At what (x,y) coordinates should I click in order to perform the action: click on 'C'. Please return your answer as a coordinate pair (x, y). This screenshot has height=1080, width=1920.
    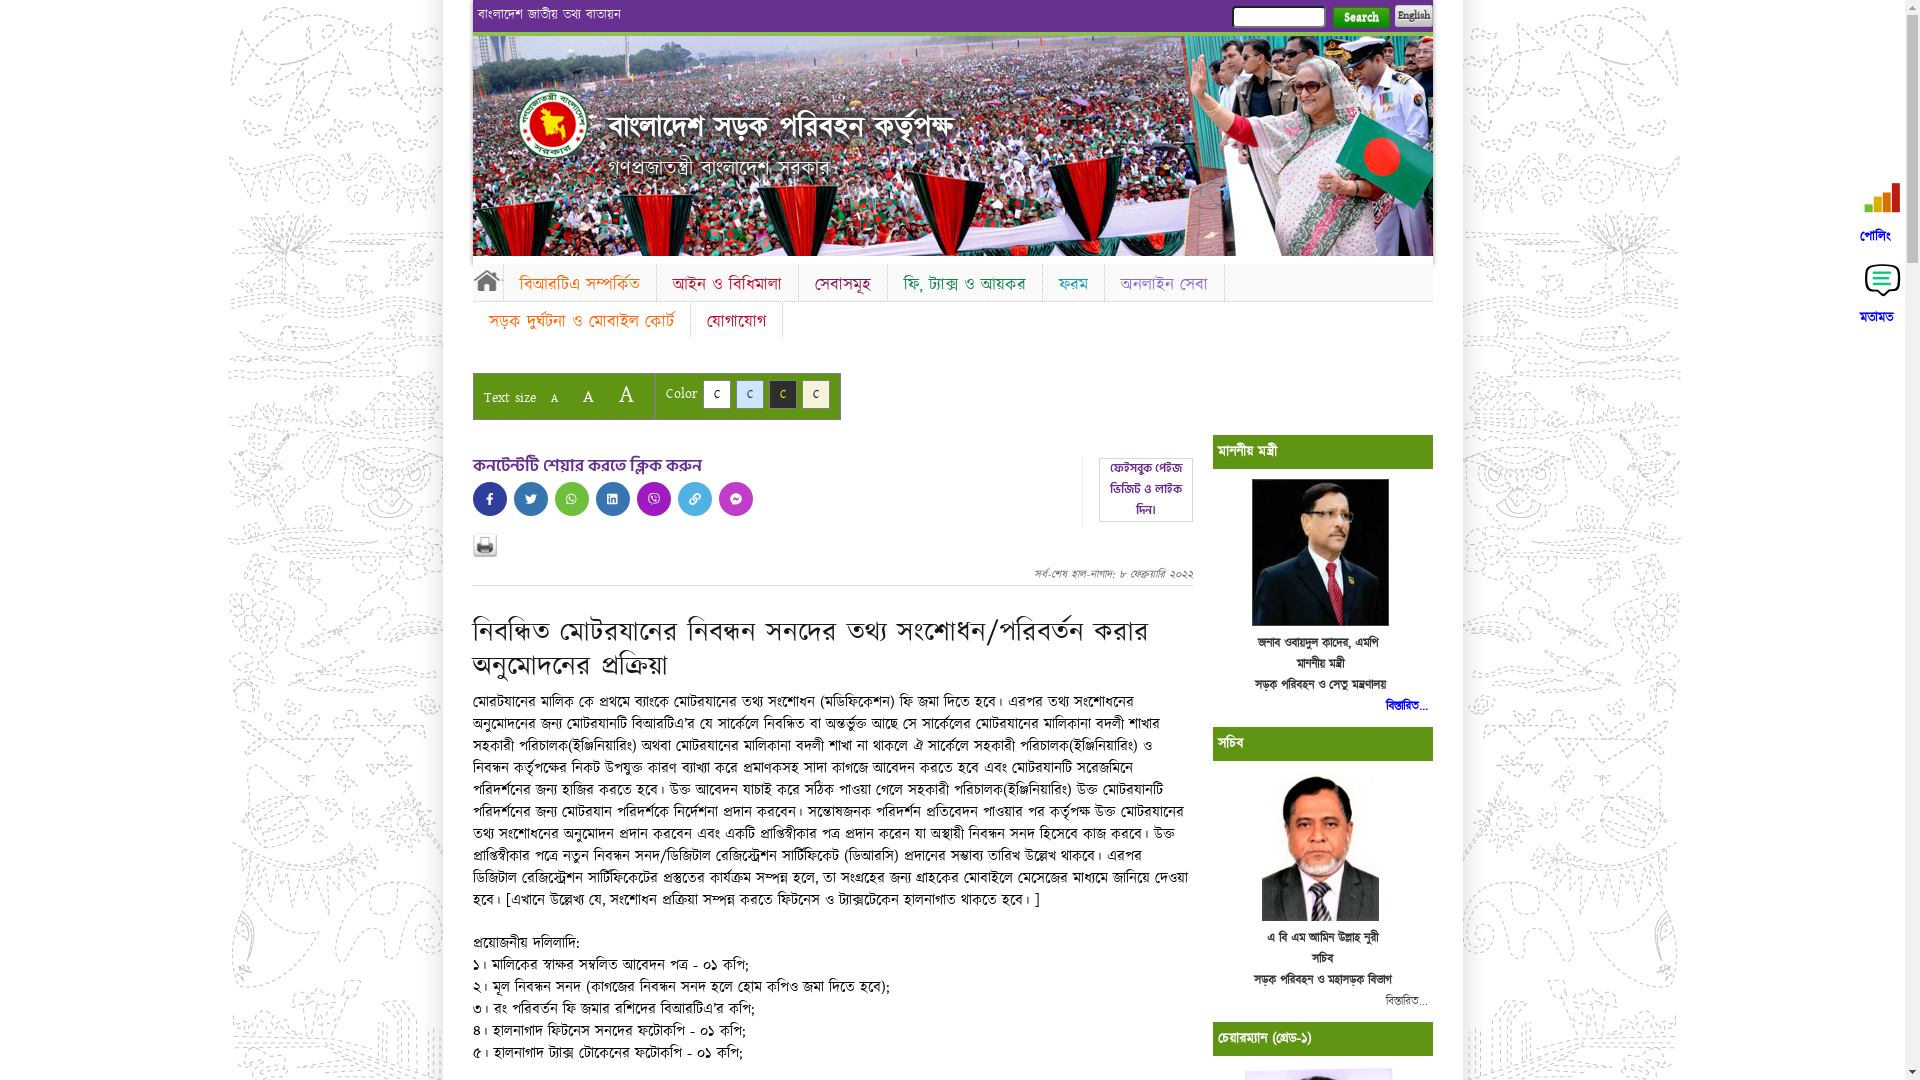
    Looking at the image, I should click on (781, 394).